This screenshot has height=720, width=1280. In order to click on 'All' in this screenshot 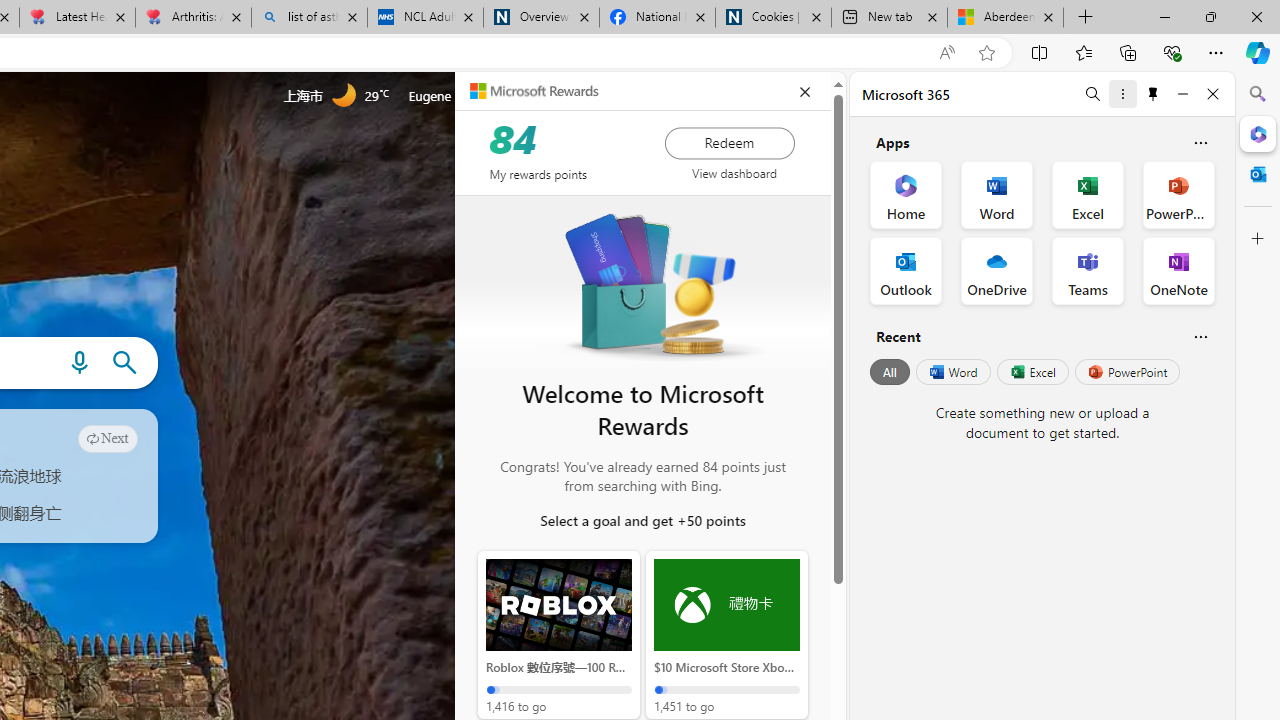, I will do `click(889, 372)`.